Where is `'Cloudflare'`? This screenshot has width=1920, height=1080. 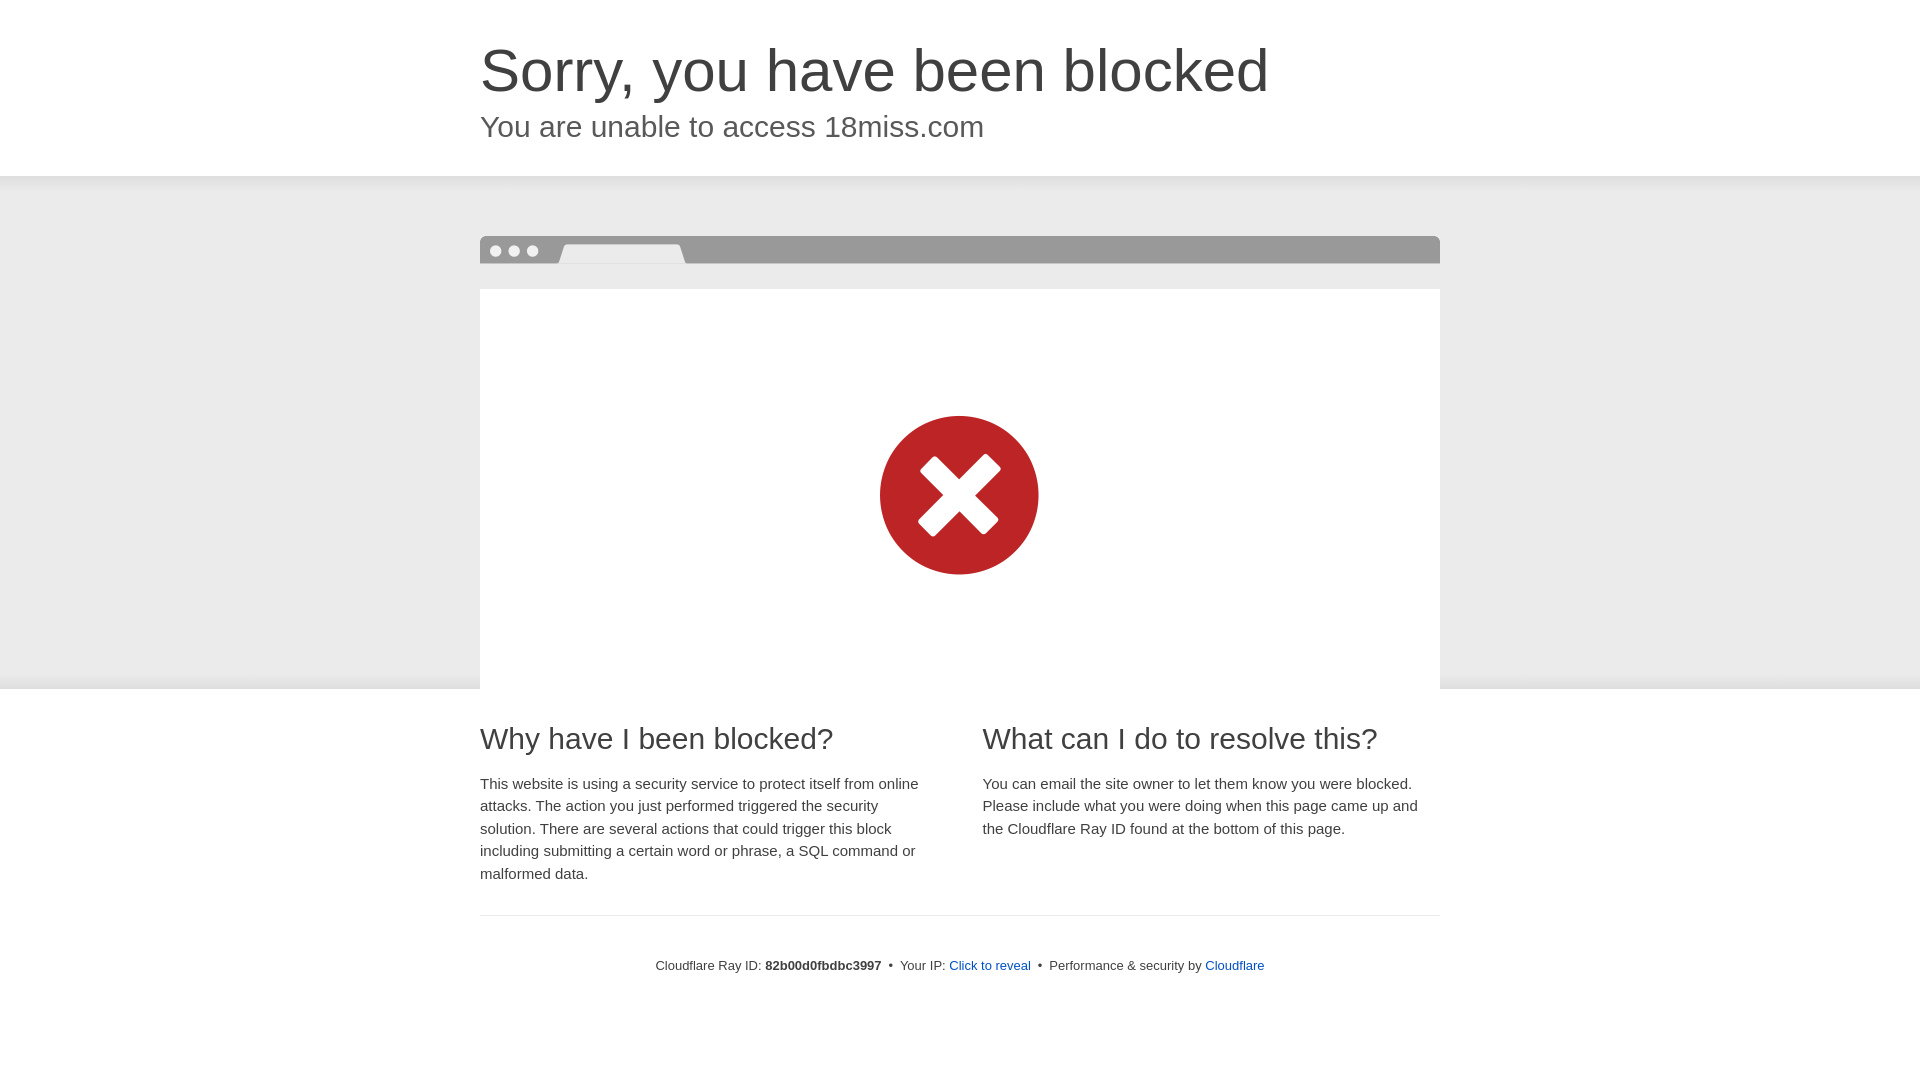 'Cloudflare' is located at coordinates (1203, 964).